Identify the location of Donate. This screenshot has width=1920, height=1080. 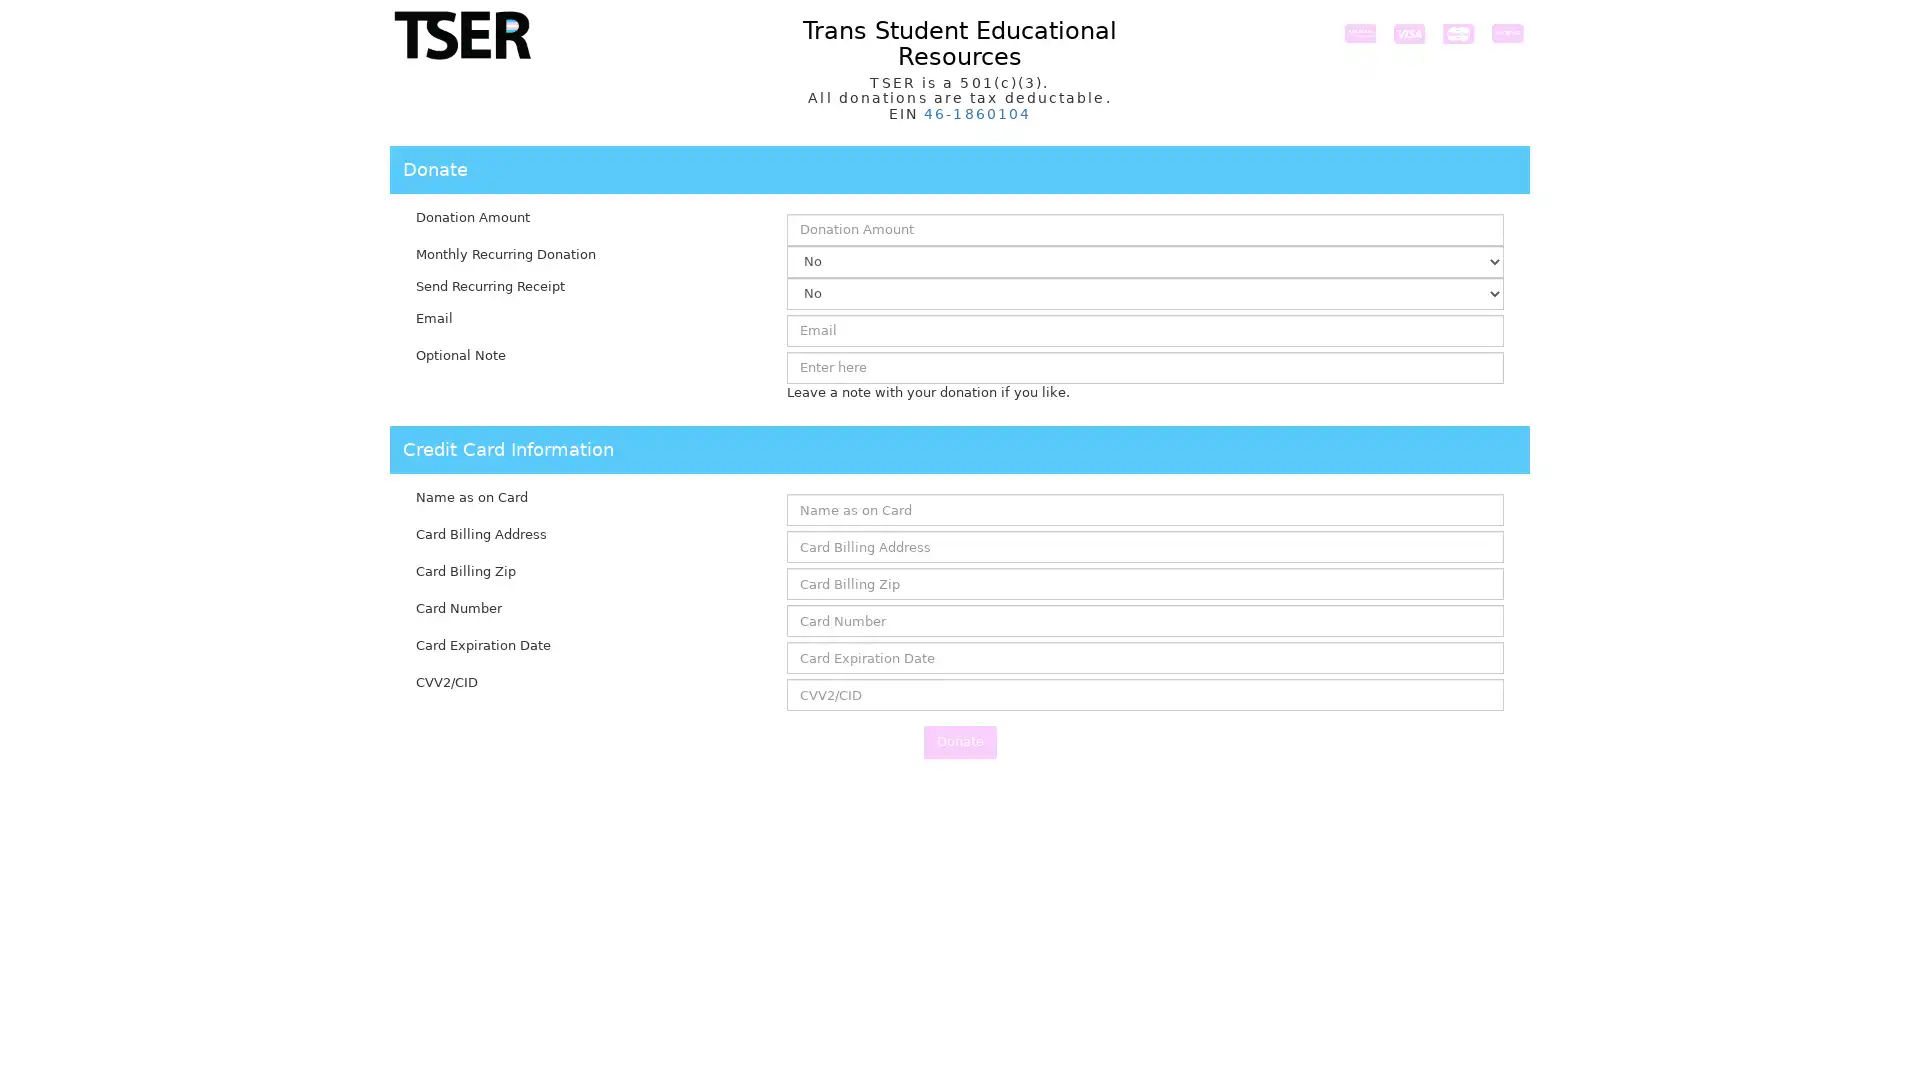
(958, 741).